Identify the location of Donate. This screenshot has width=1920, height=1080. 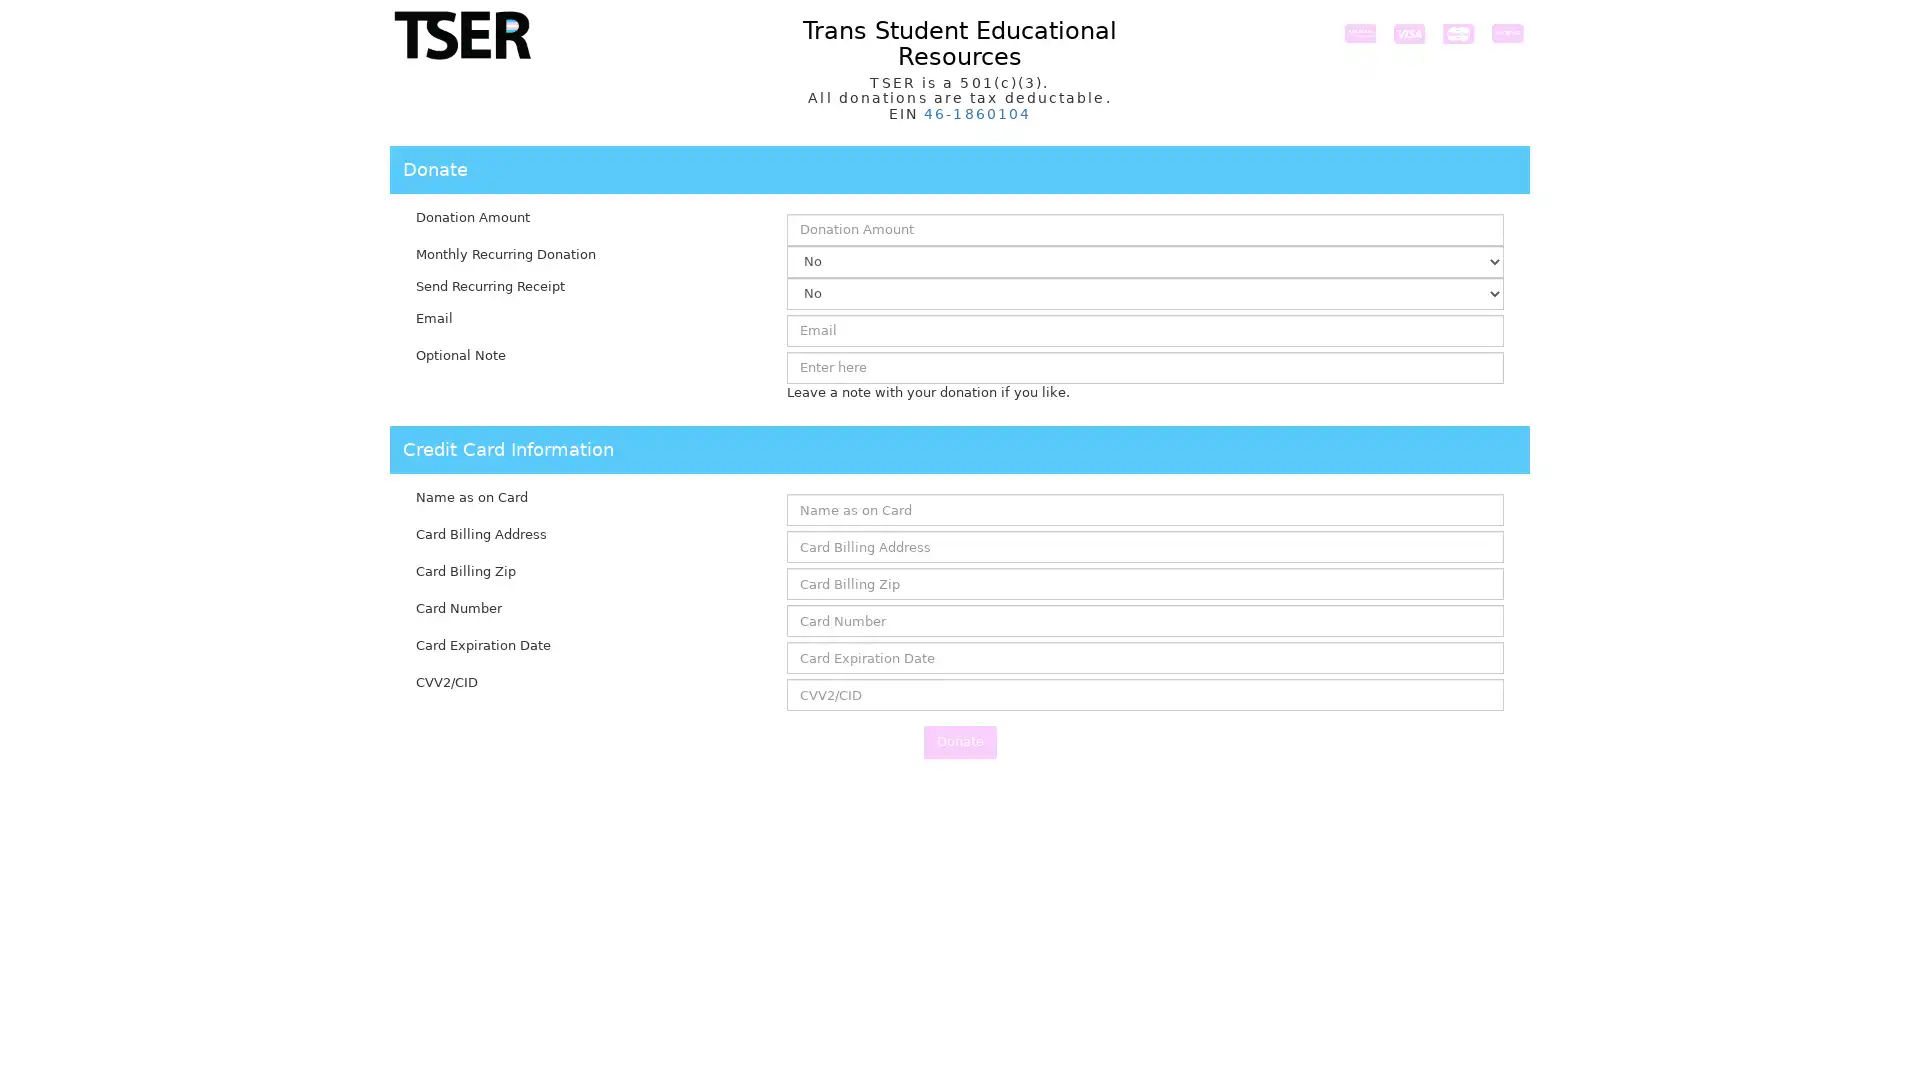
(958, 741).